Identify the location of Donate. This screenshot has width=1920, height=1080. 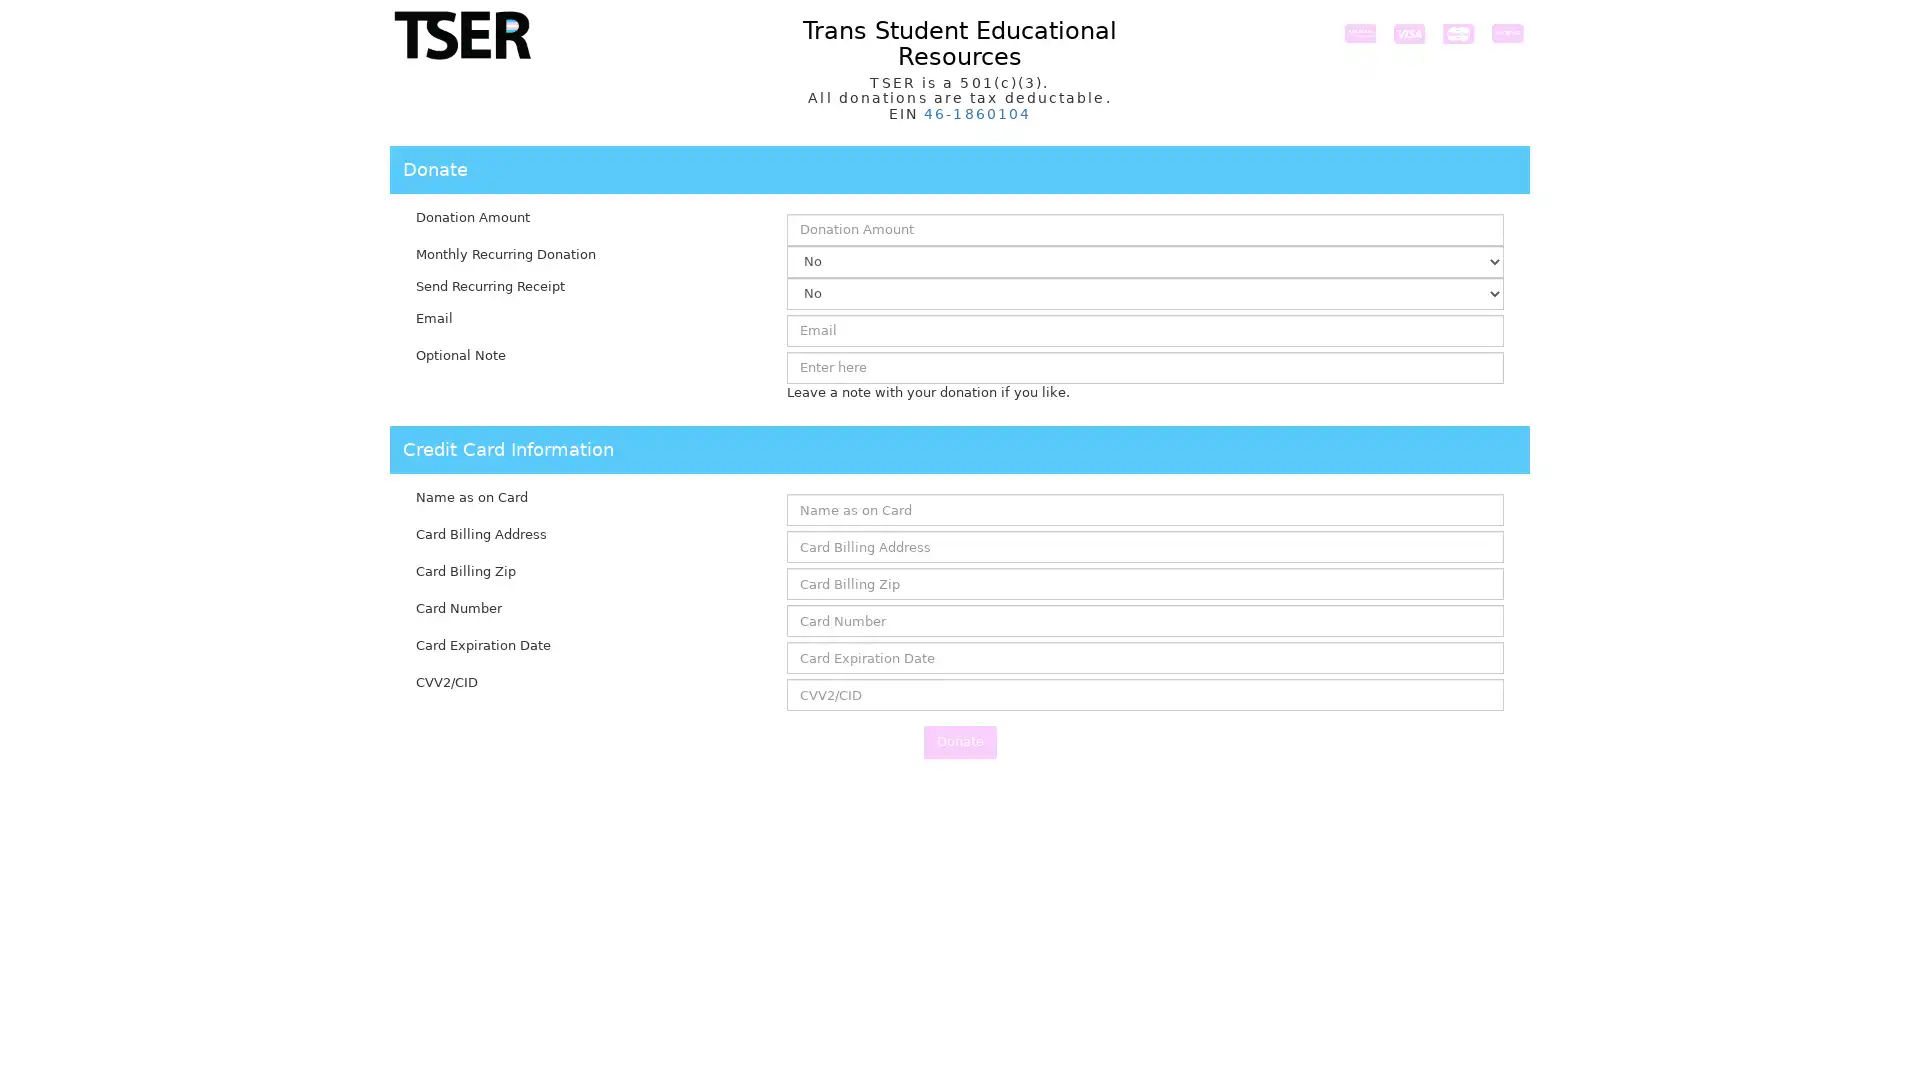
(958, 741).